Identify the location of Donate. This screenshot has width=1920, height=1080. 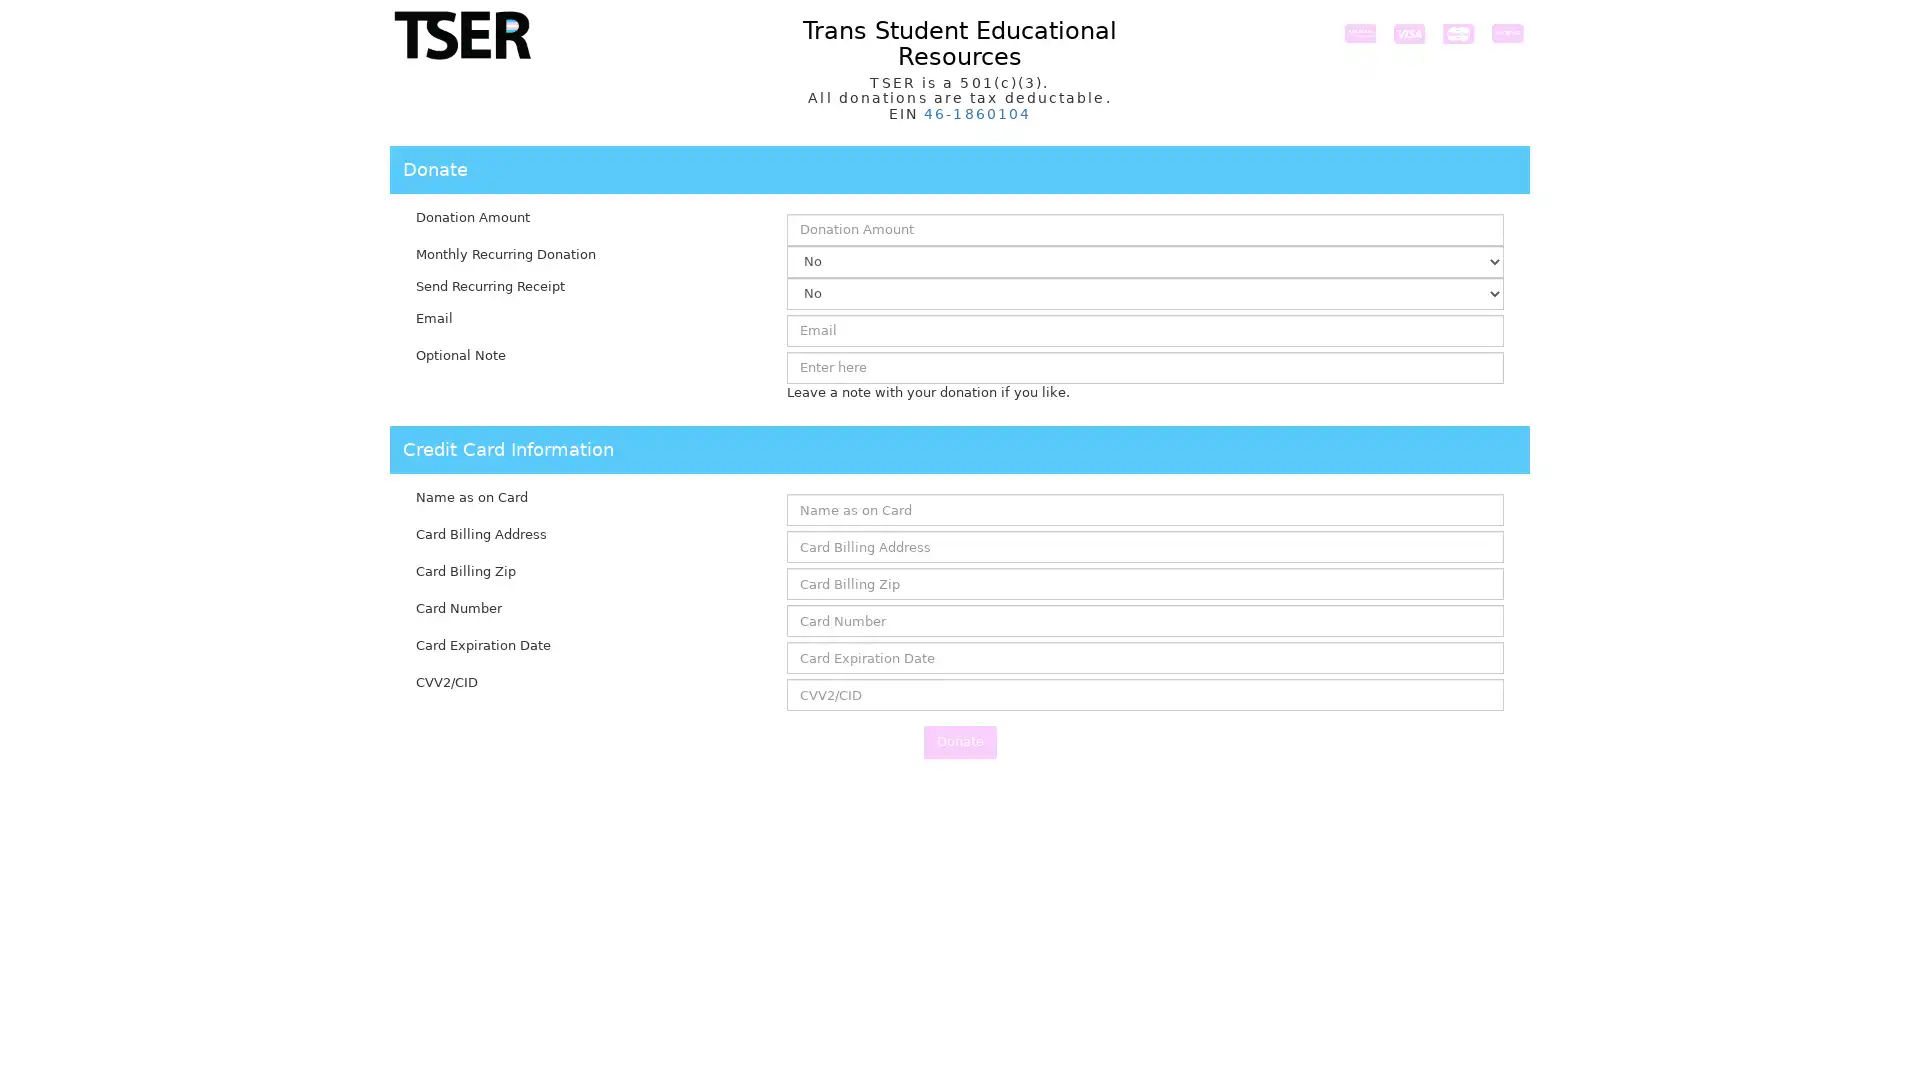
(958, 741).